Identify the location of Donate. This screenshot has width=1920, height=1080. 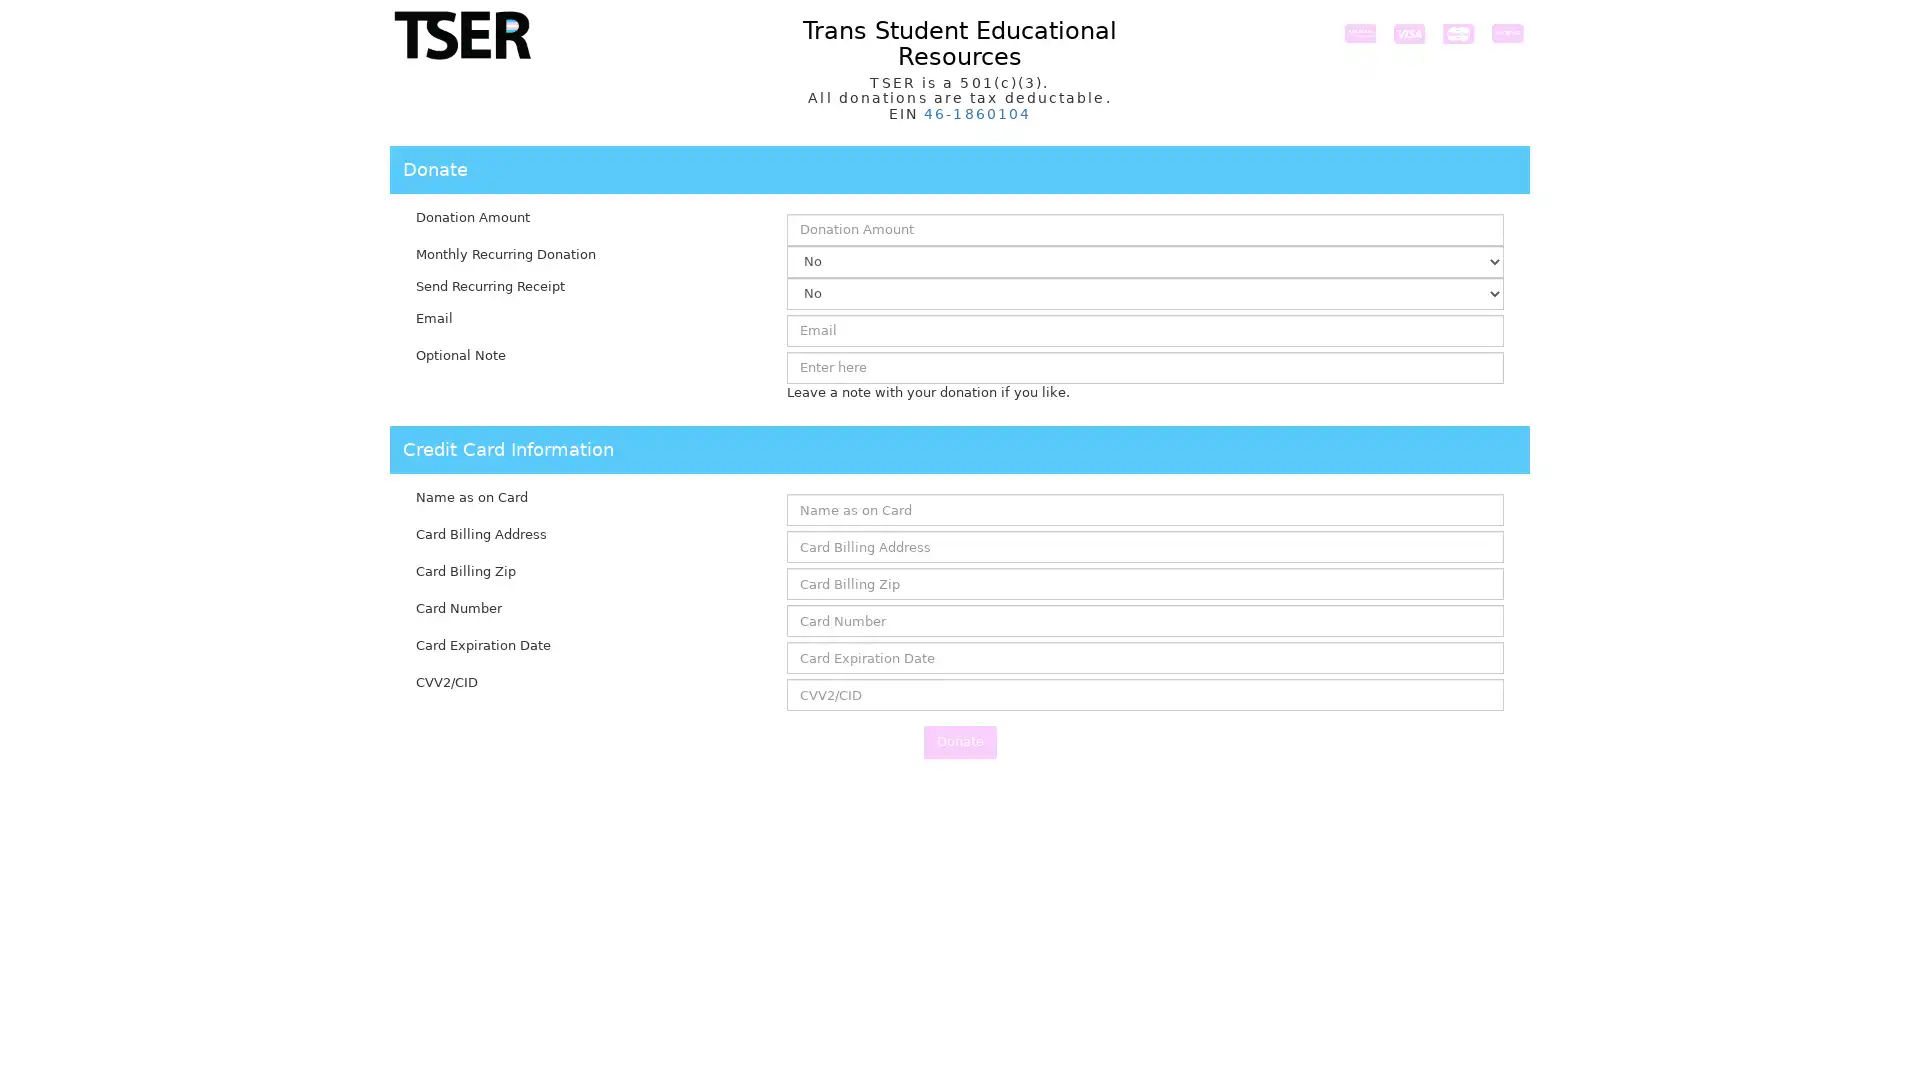
(958, 741).